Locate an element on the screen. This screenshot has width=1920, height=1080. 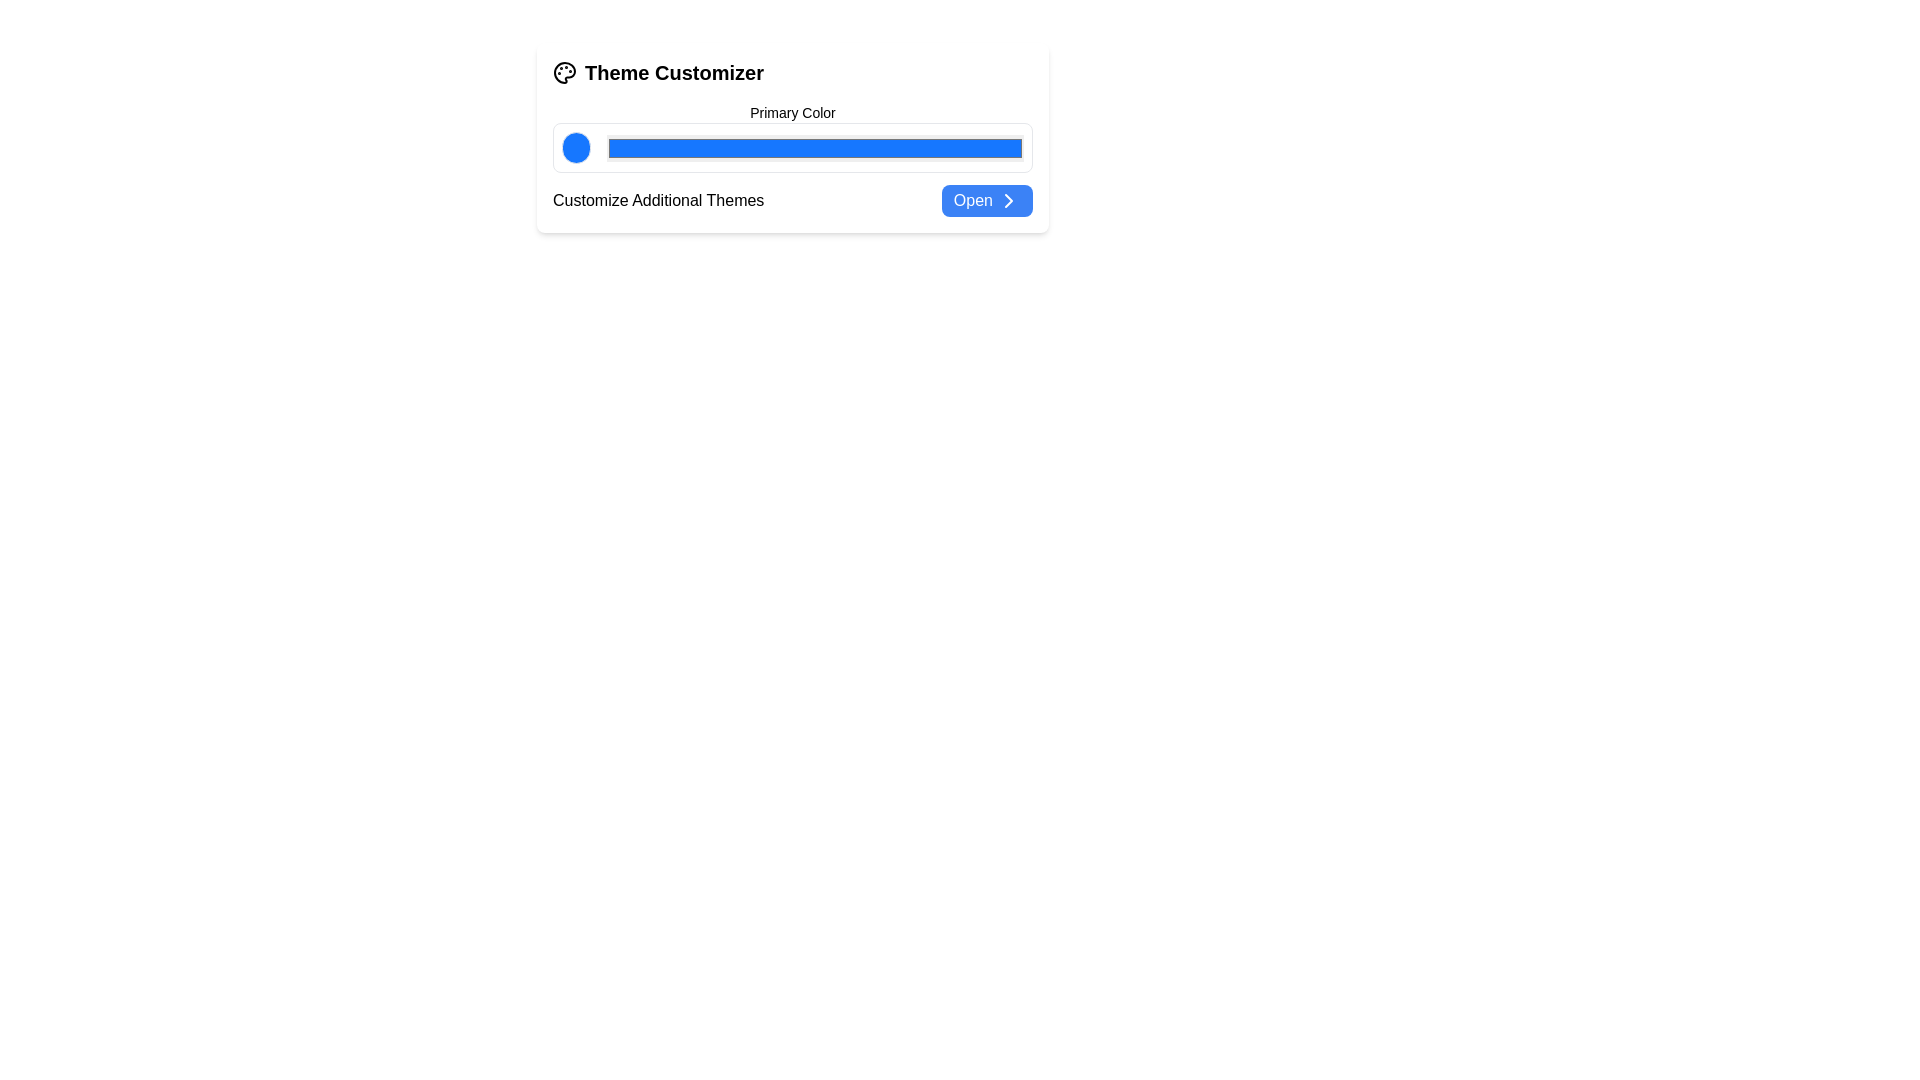
the composite element combining a label and a button for customizing additional themes is located at coordinates (791, 200).